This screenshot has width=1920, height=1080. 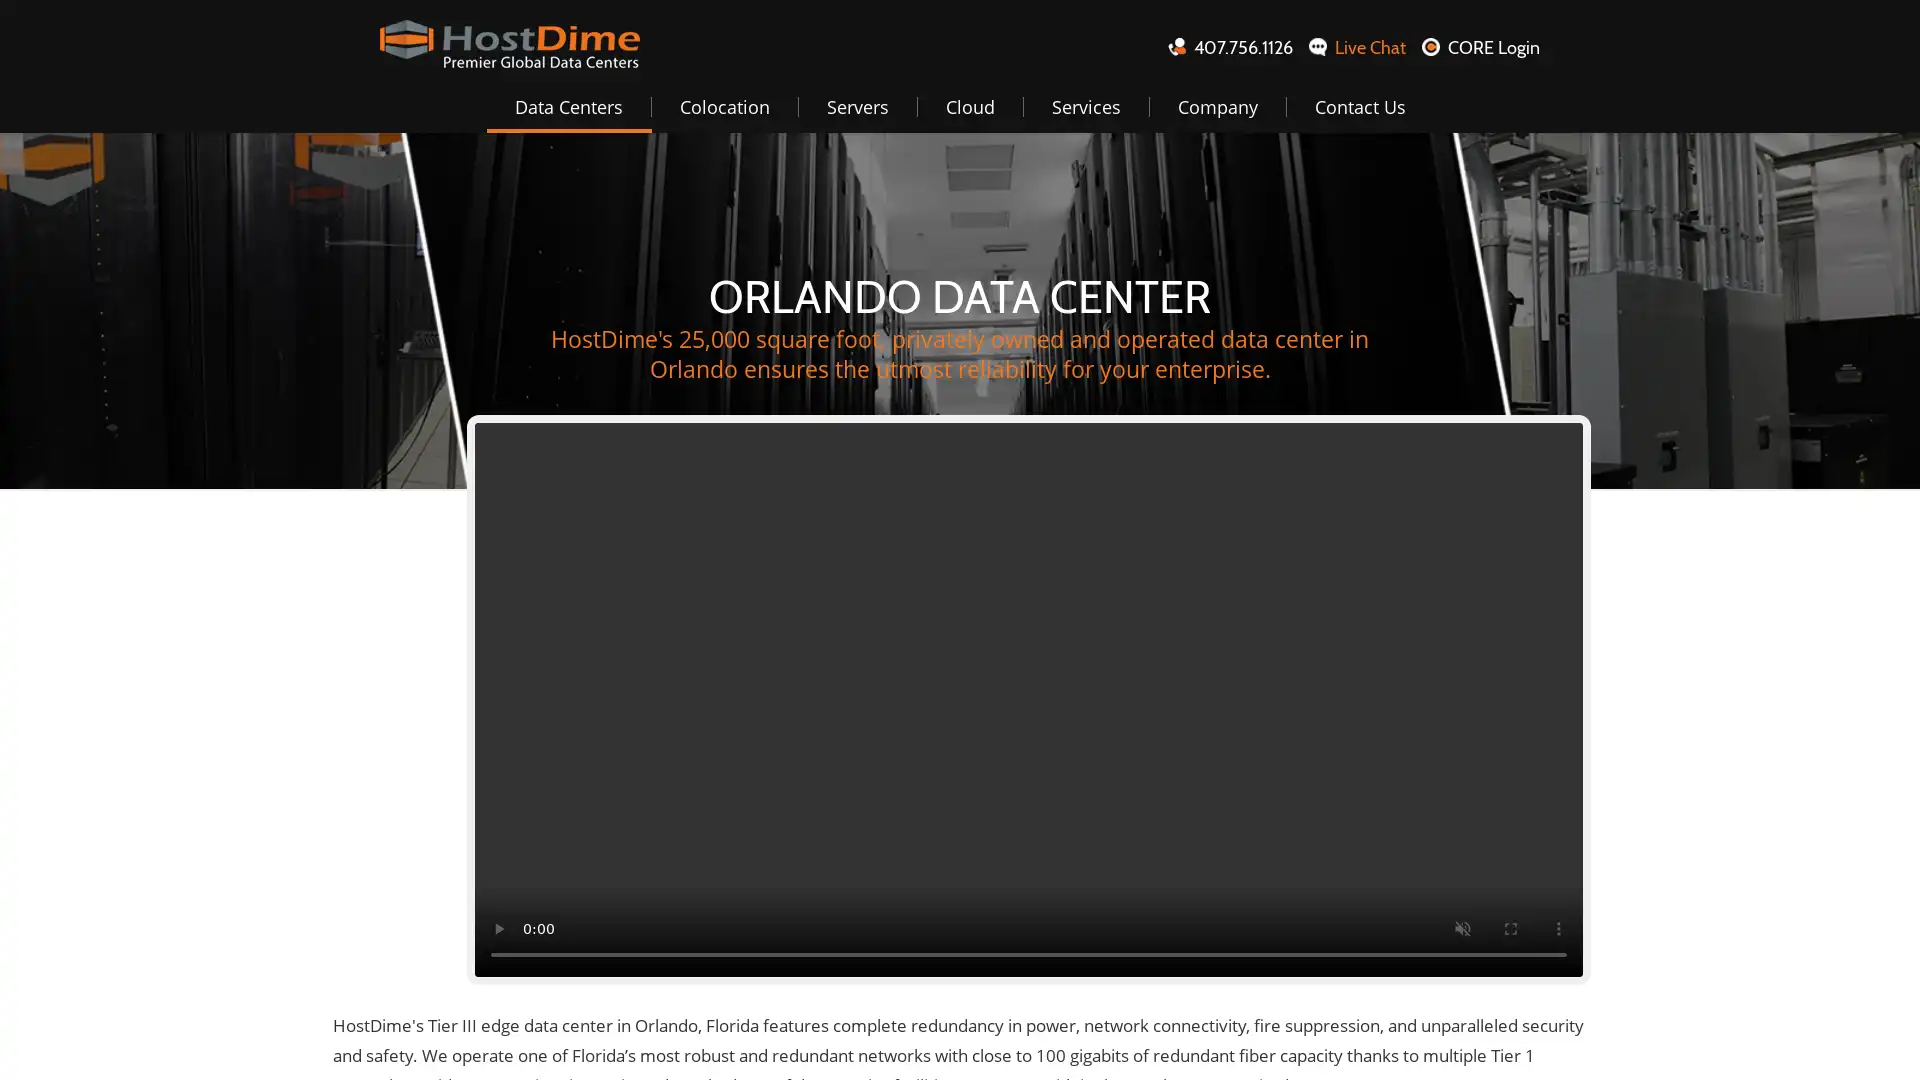 What do you see at coordinates (1511, 929) in the screenshot?
I see `enter full screen` at bounding box center [1511, 929].